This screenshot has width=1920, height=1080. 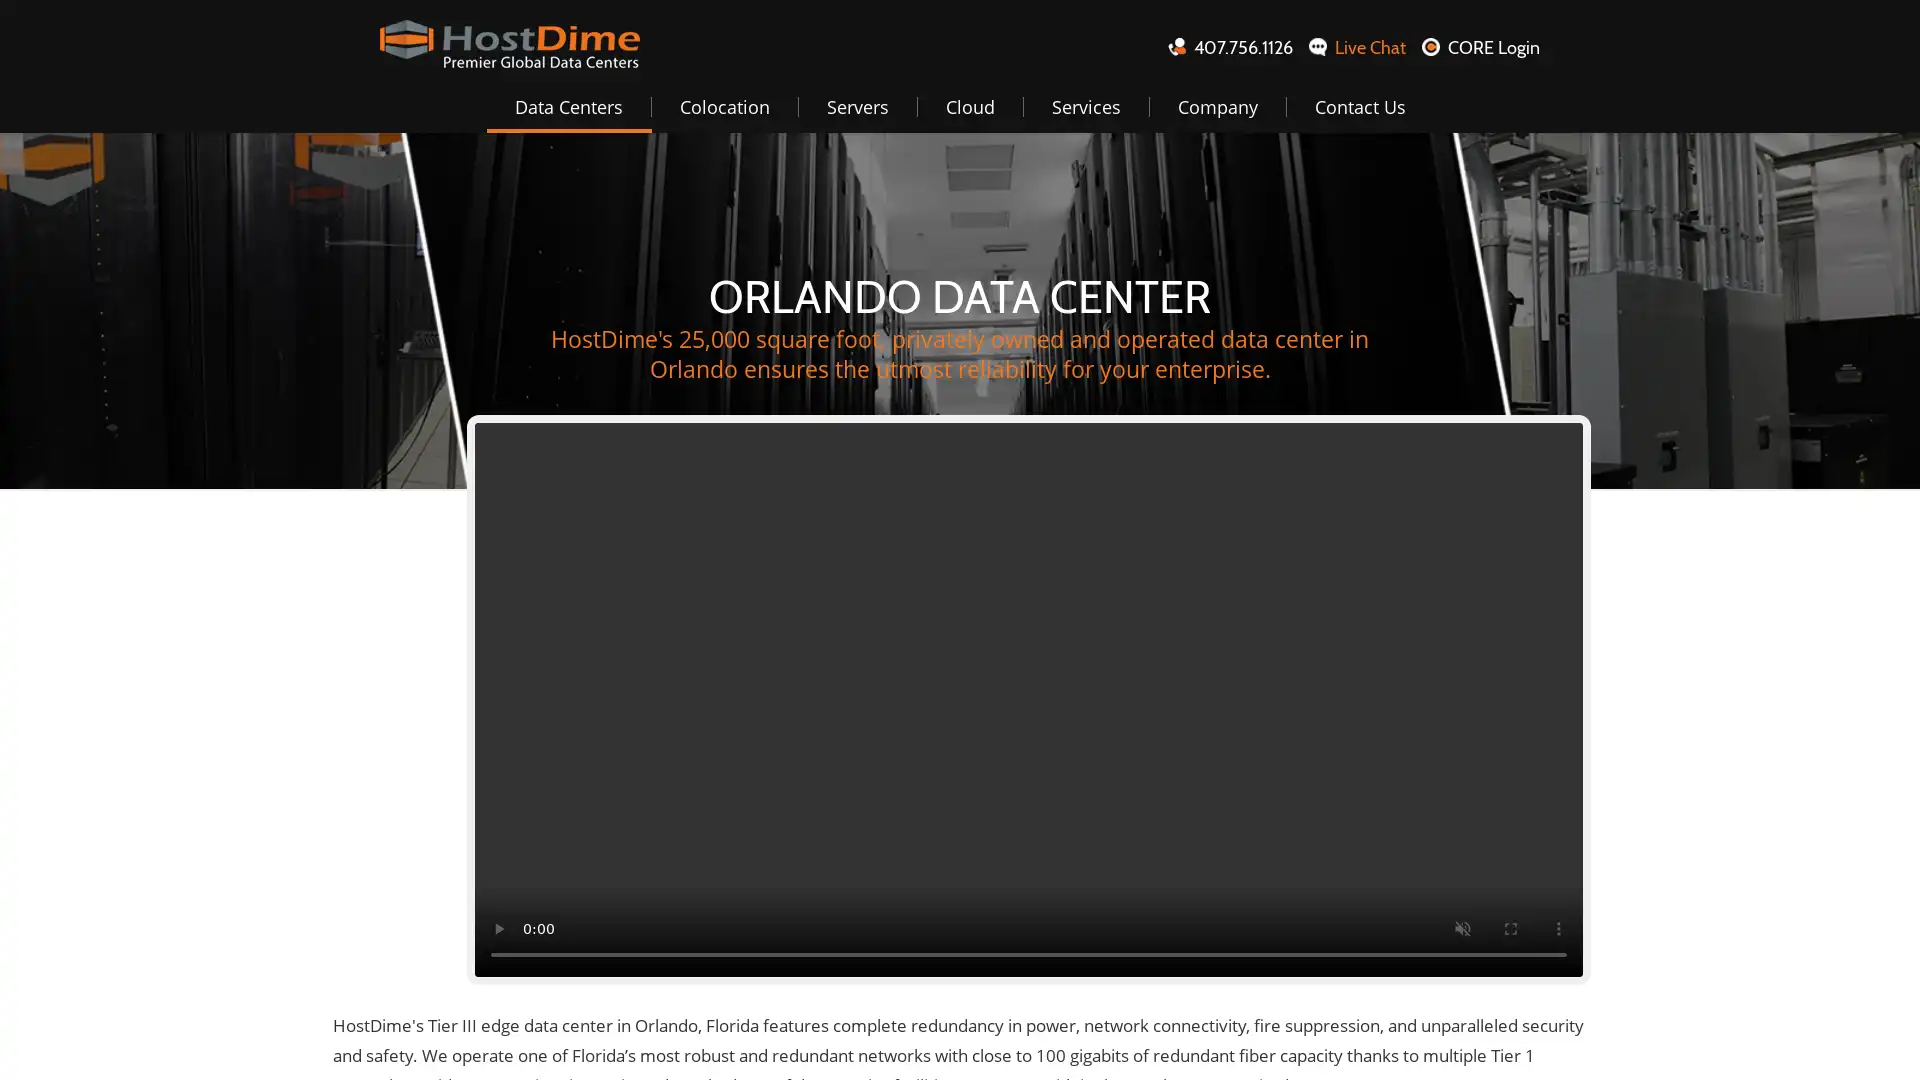 What do you see at coordinates (1511, 929) in the screenshot?
I see `enter full screen` at bounding box center [1511, 929].